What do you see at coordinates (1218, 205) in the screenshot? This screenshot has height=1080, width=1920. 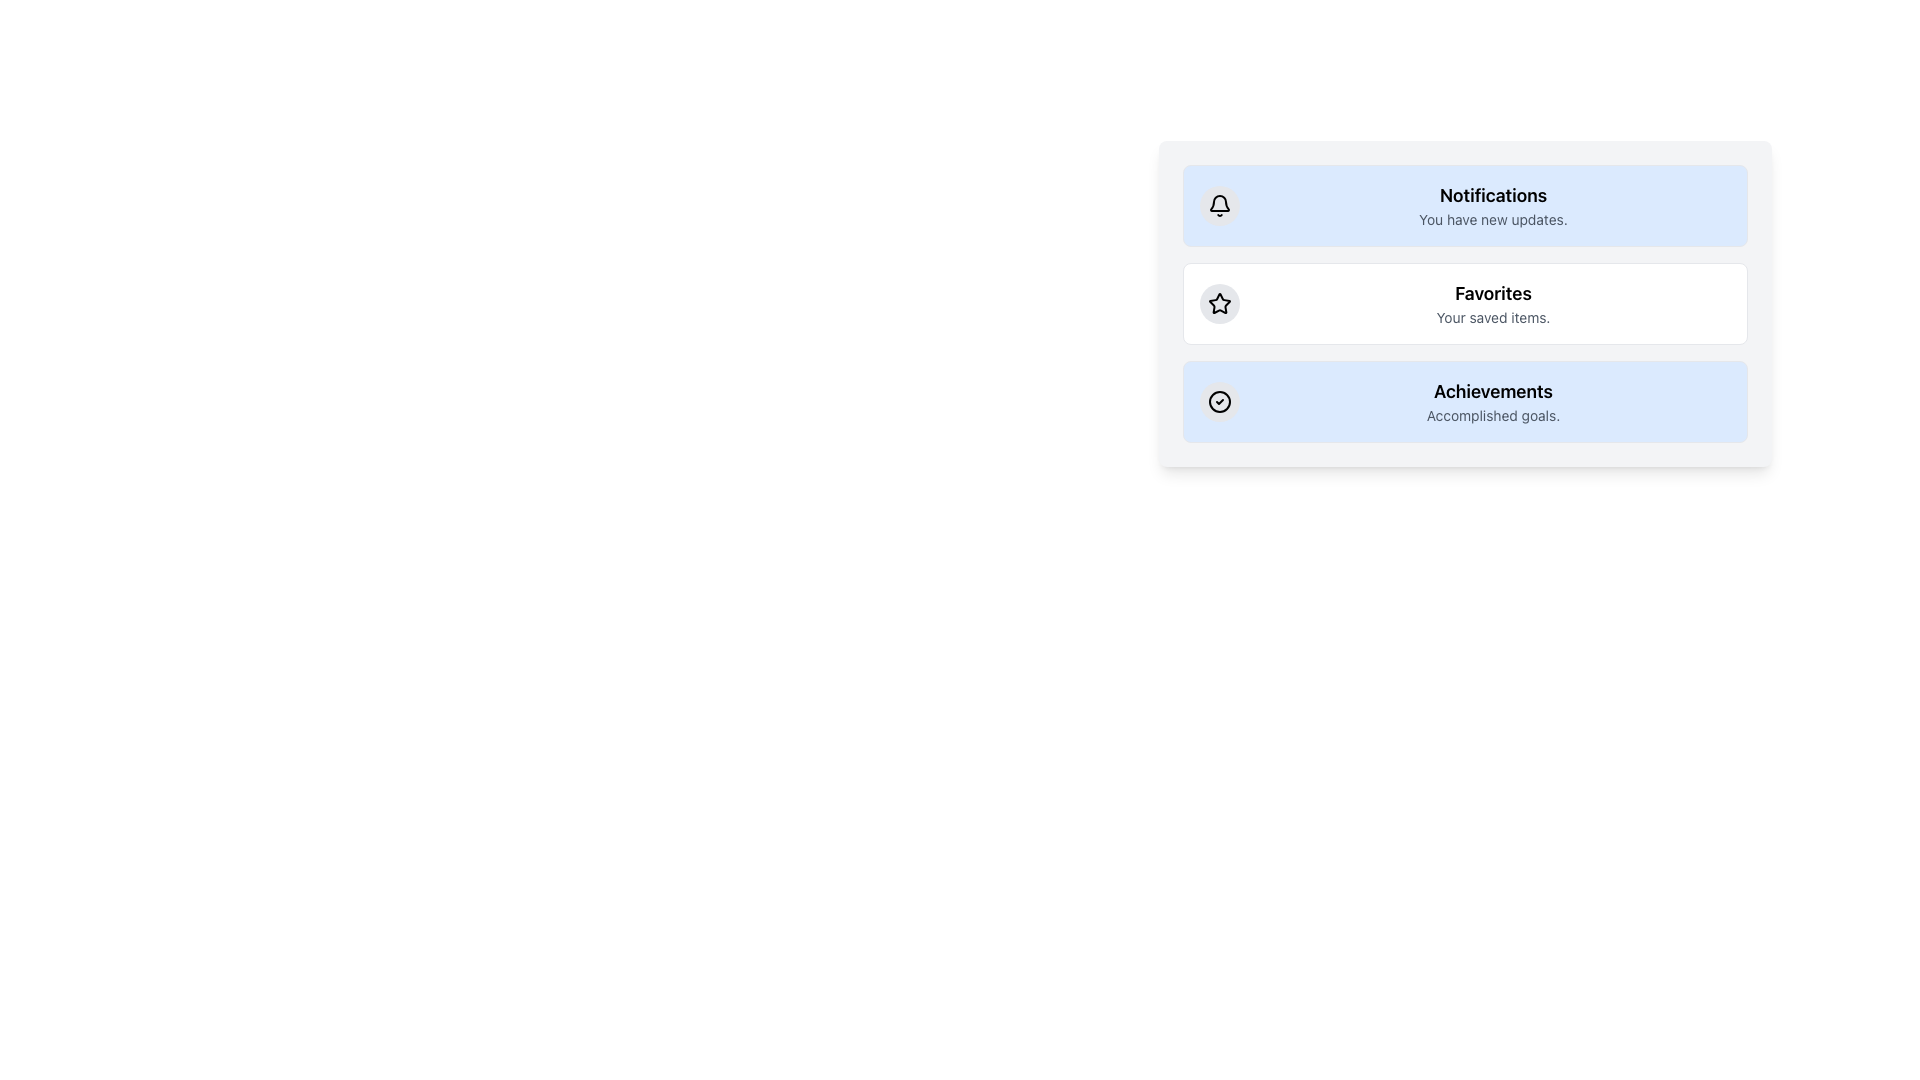 I see `the circular icon with a light gray background and a bell symbol, located to the left of the 'Notifications' item in the vertical list` at bounding box center [1218, 205].